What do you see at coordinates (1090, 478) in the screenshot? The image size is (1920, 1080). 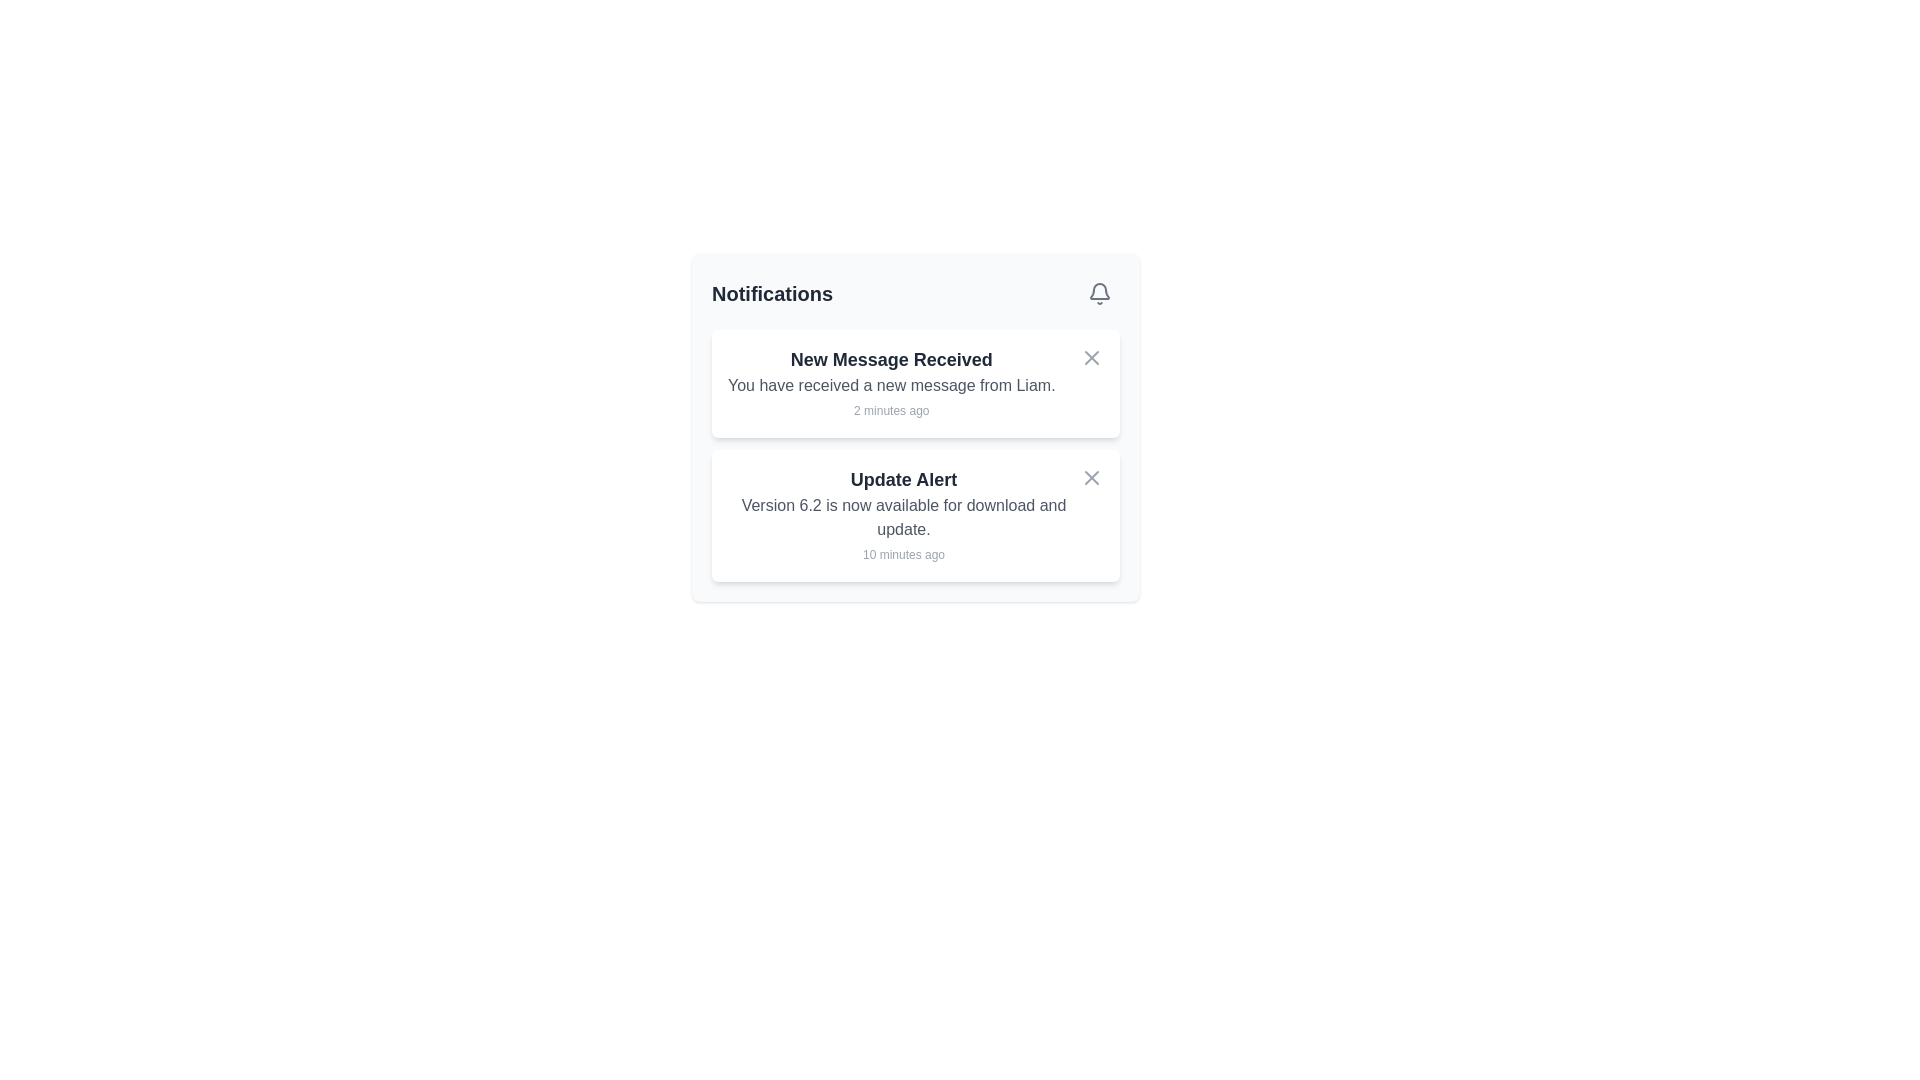 I see `the close icon located in the top right corner of the 'New Message Received' notification card to potentially display a tooltip` at bounding box center [1090, 478].